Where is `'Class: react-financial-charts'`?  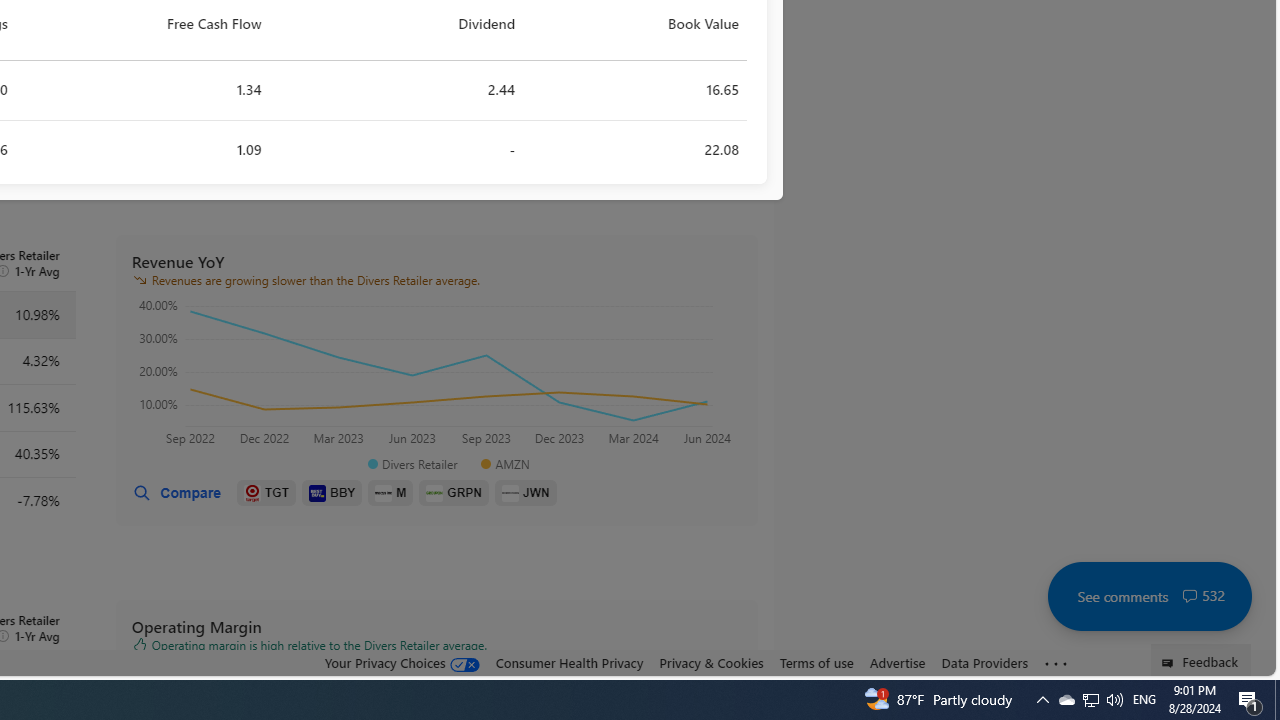
'Class: react-financial-charts' is located at coordinates (435, 375).